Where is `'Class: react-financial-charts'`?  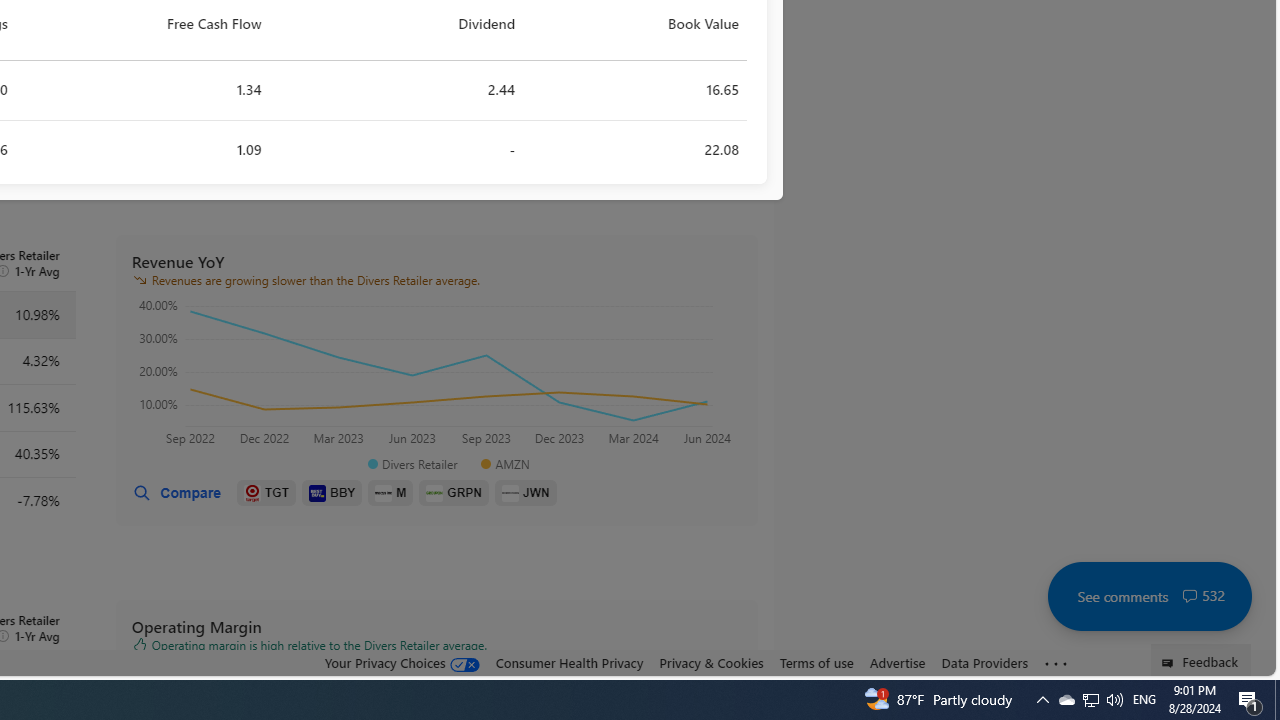
'Class: react-financial-charts' is located at coordinates (435, 375).